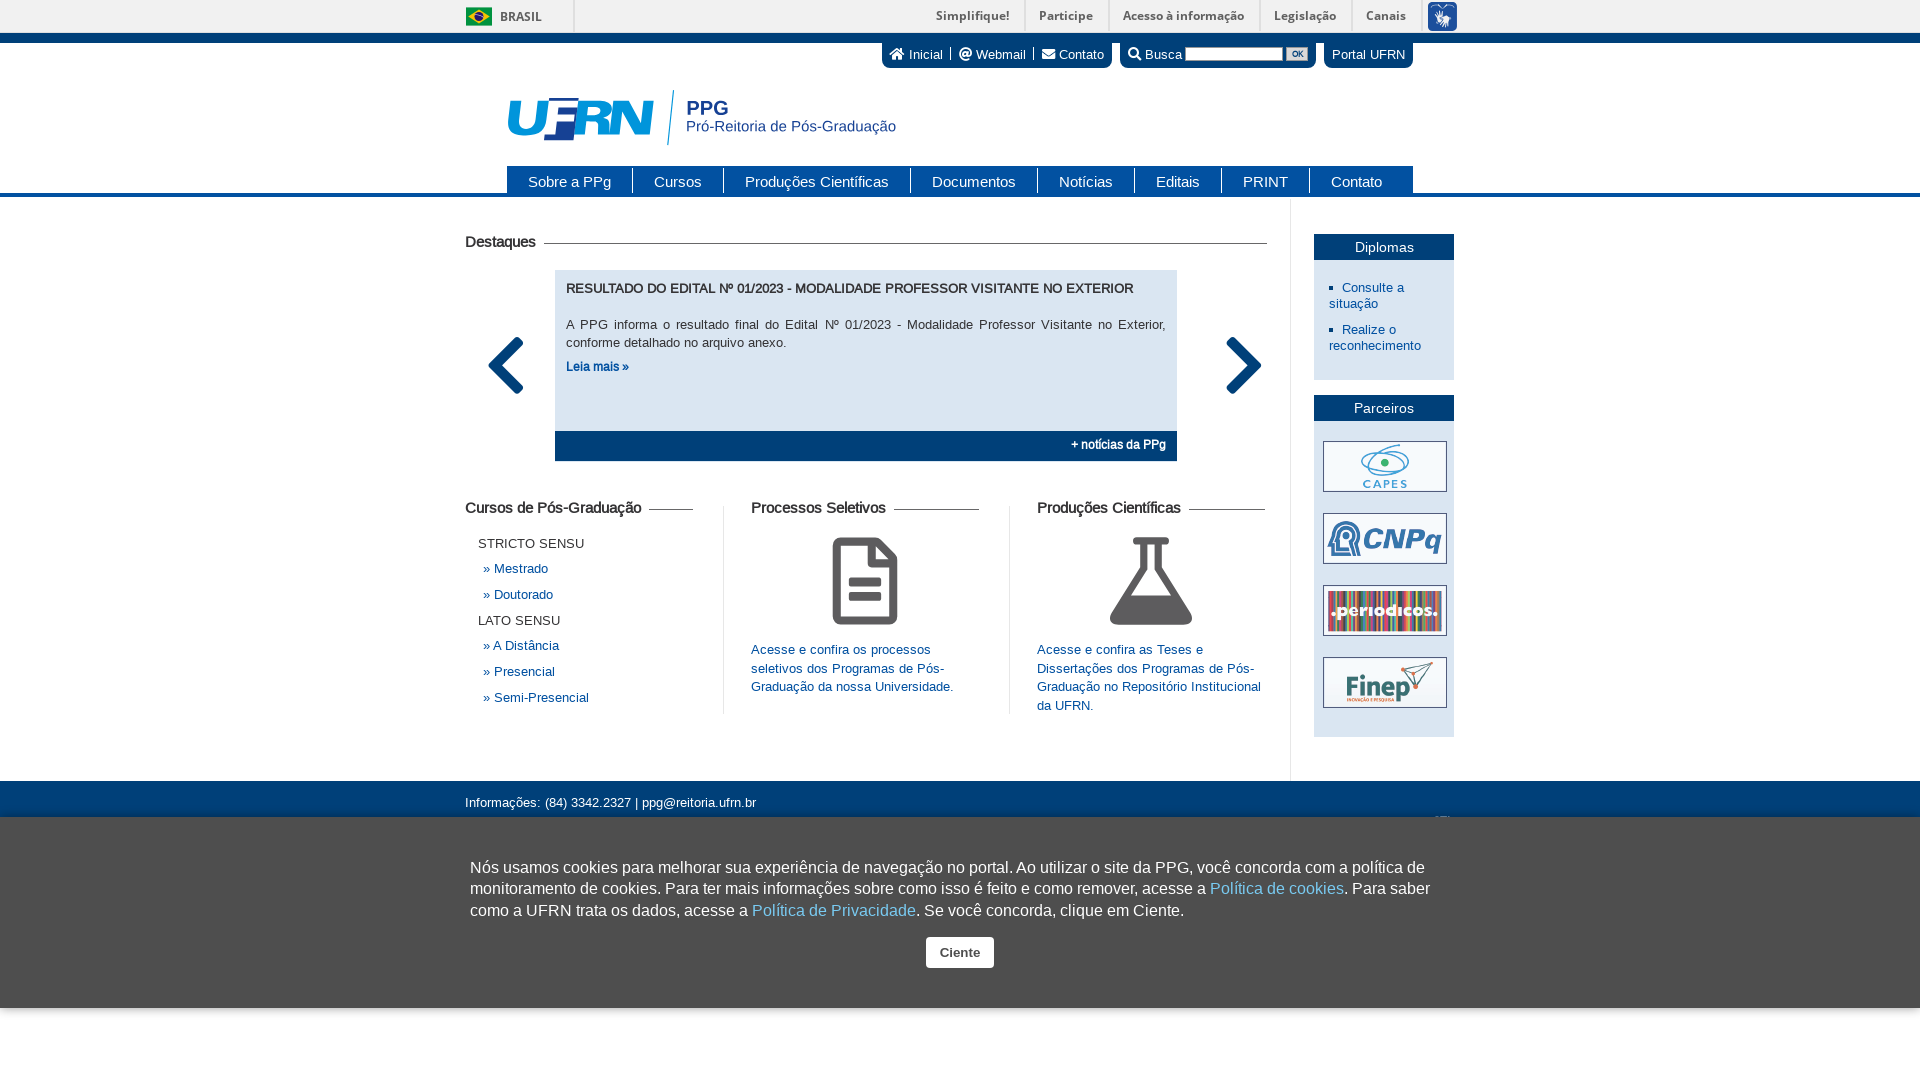 The image size is (1920, 1080). What do you see at coordinates (1323, 682) in the screenshot?
I see `'Acessar site da FINEP'` at bounding box center [1323, 682].